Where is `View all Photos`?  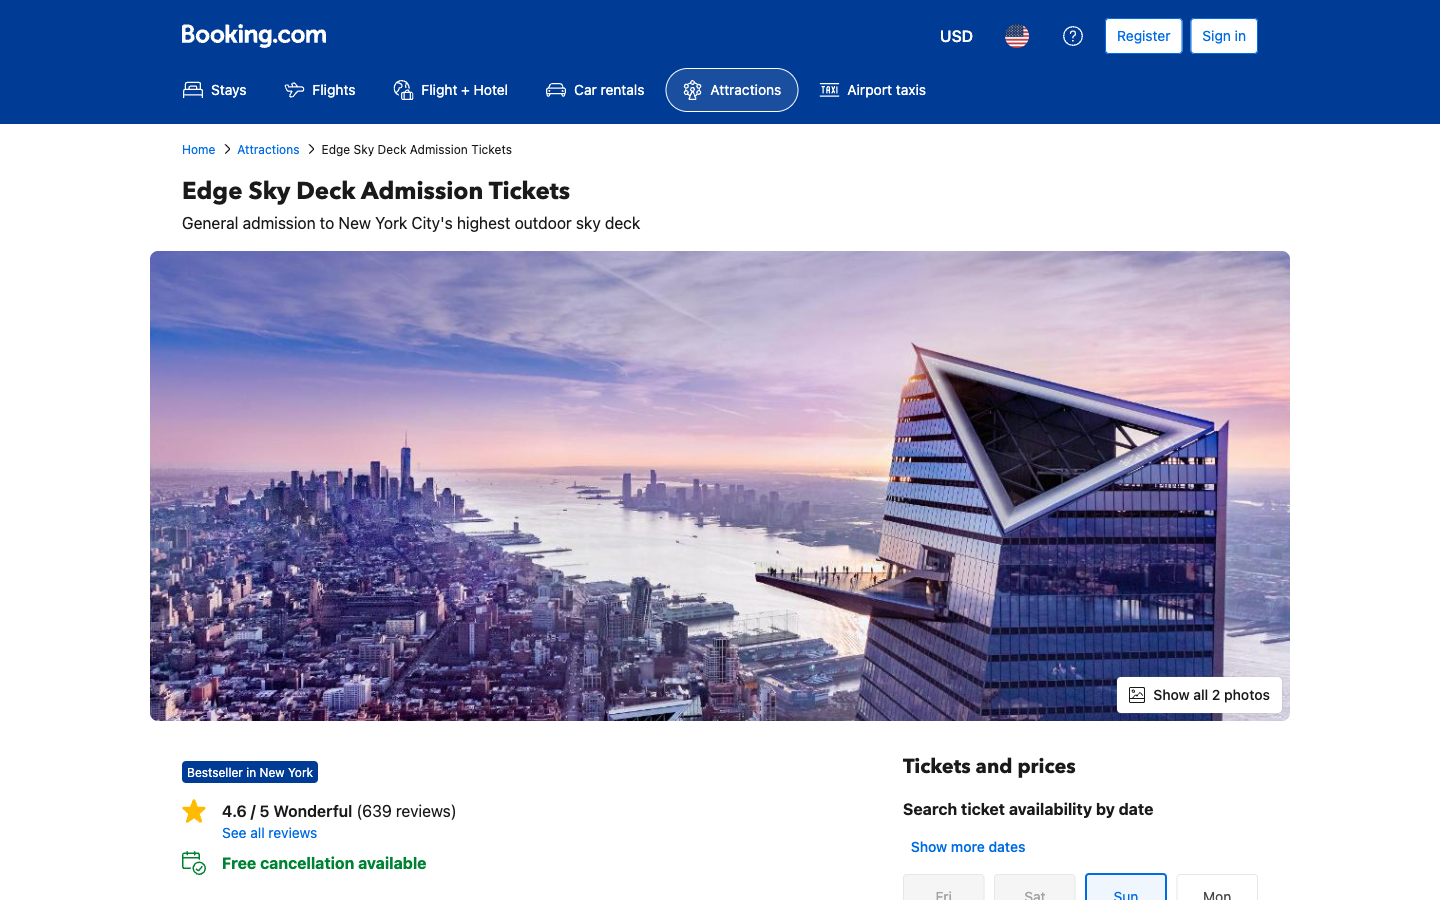
View all Photos is located at coordinates (1199, 693).